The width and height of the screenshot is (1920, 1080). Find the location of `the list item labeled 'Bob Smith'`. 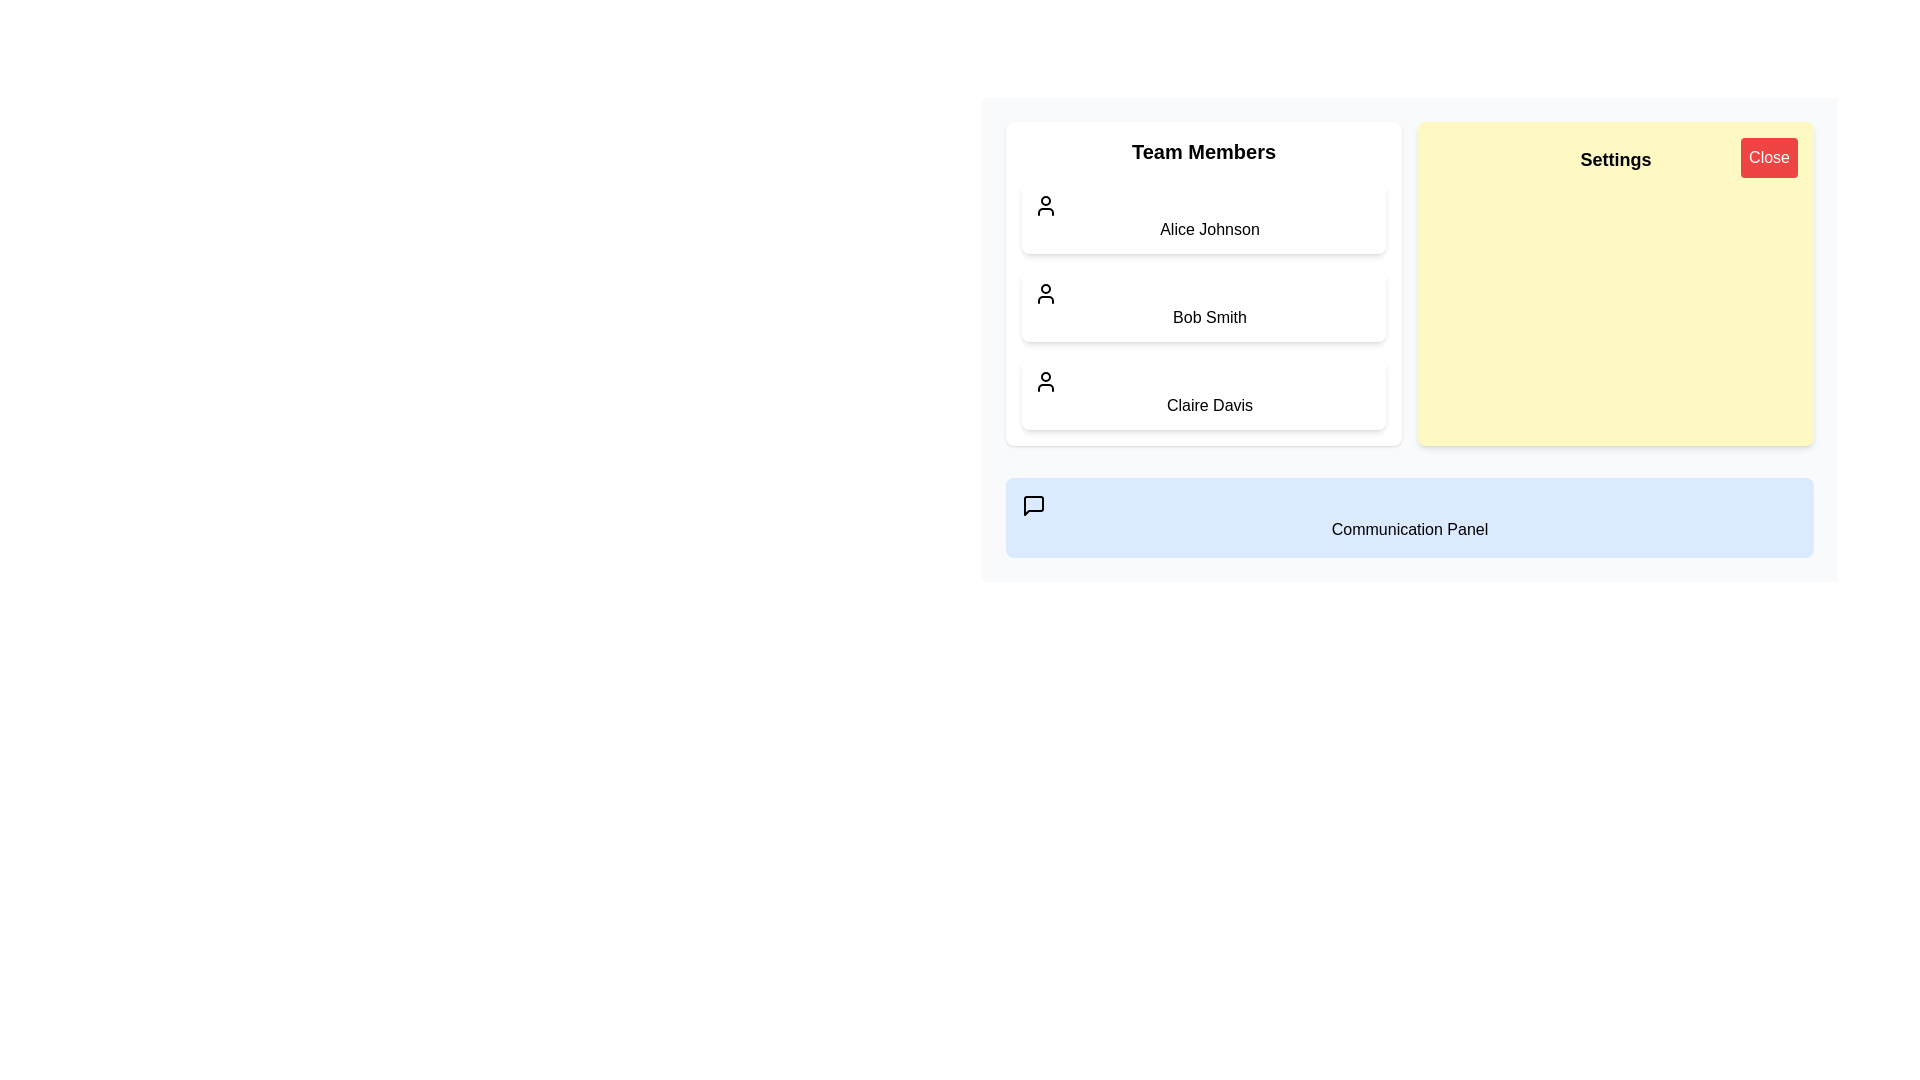

the list item labeled 'Bob Smith' is located at coordinates (1203, 305).